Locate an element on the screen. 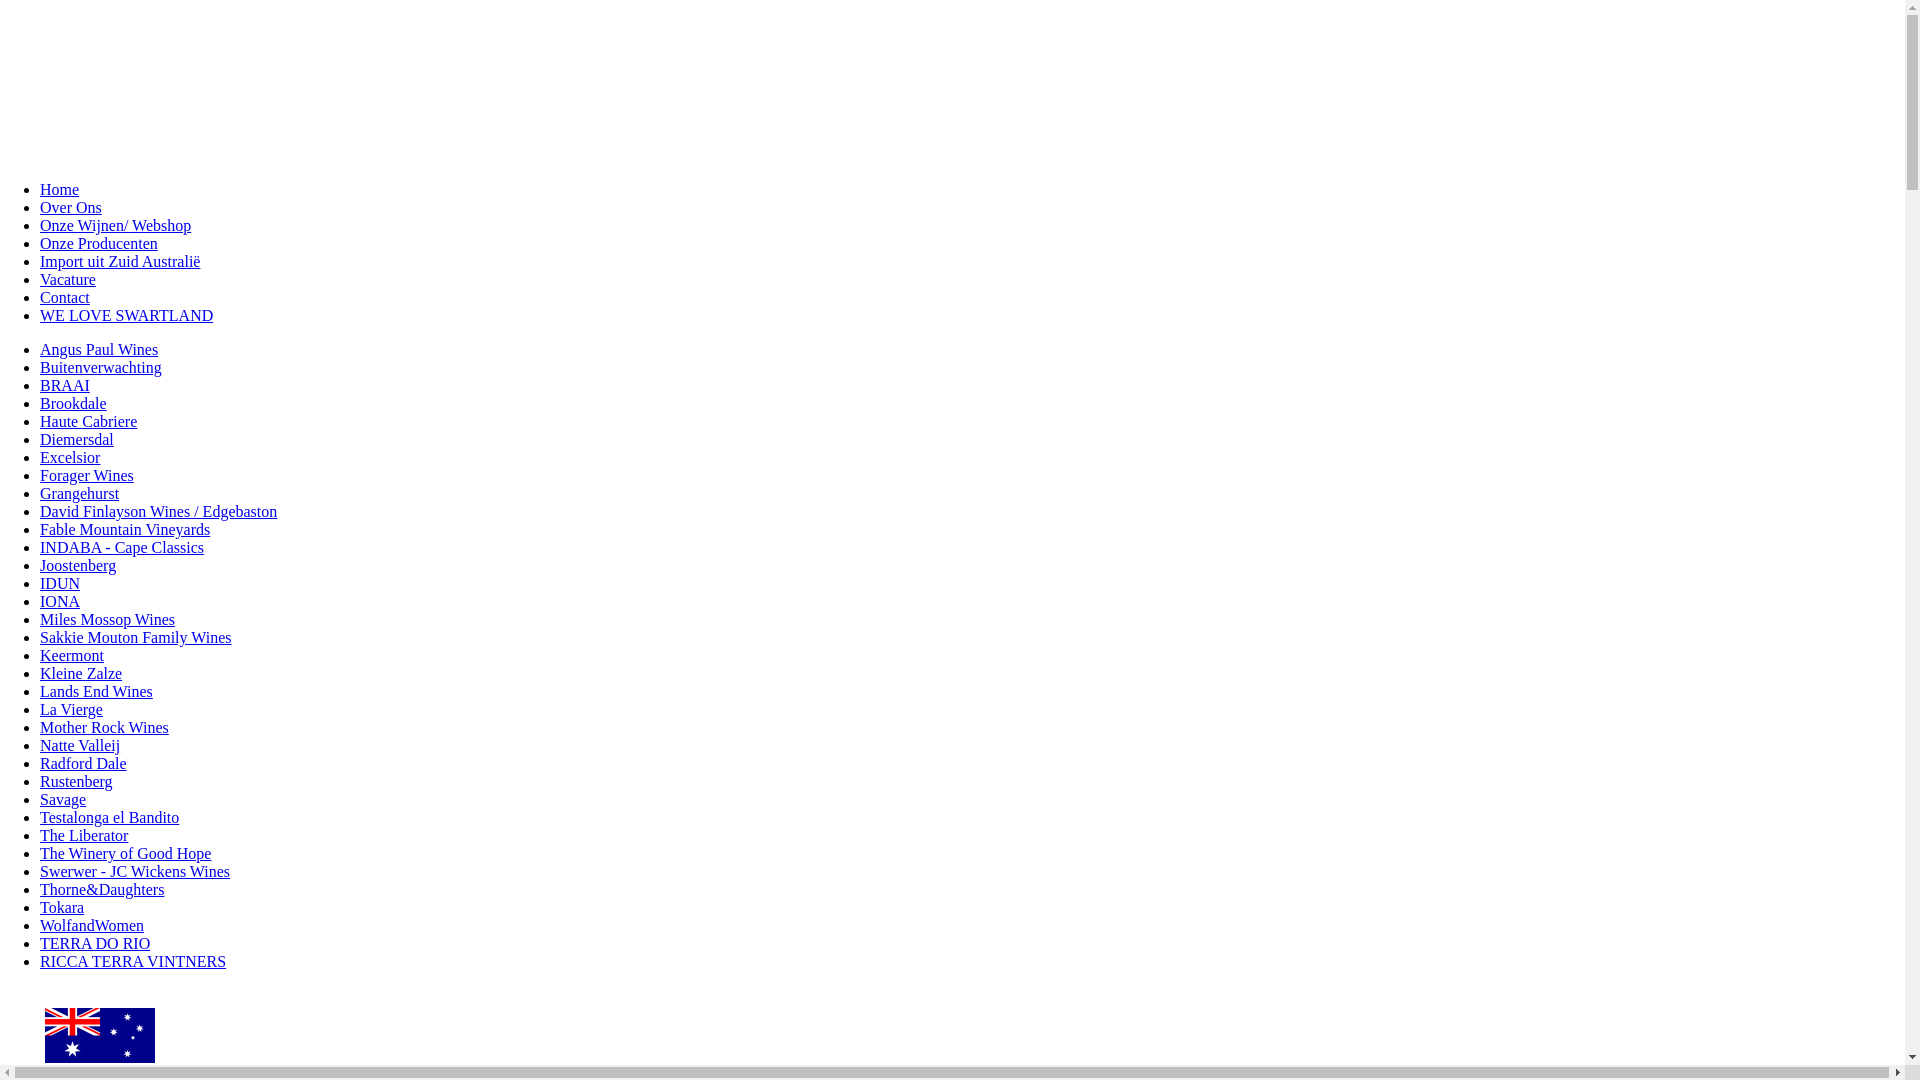 This screenshot has height=1080, width=1920. 'Joostenberg' is located at coordinates (77, 565).